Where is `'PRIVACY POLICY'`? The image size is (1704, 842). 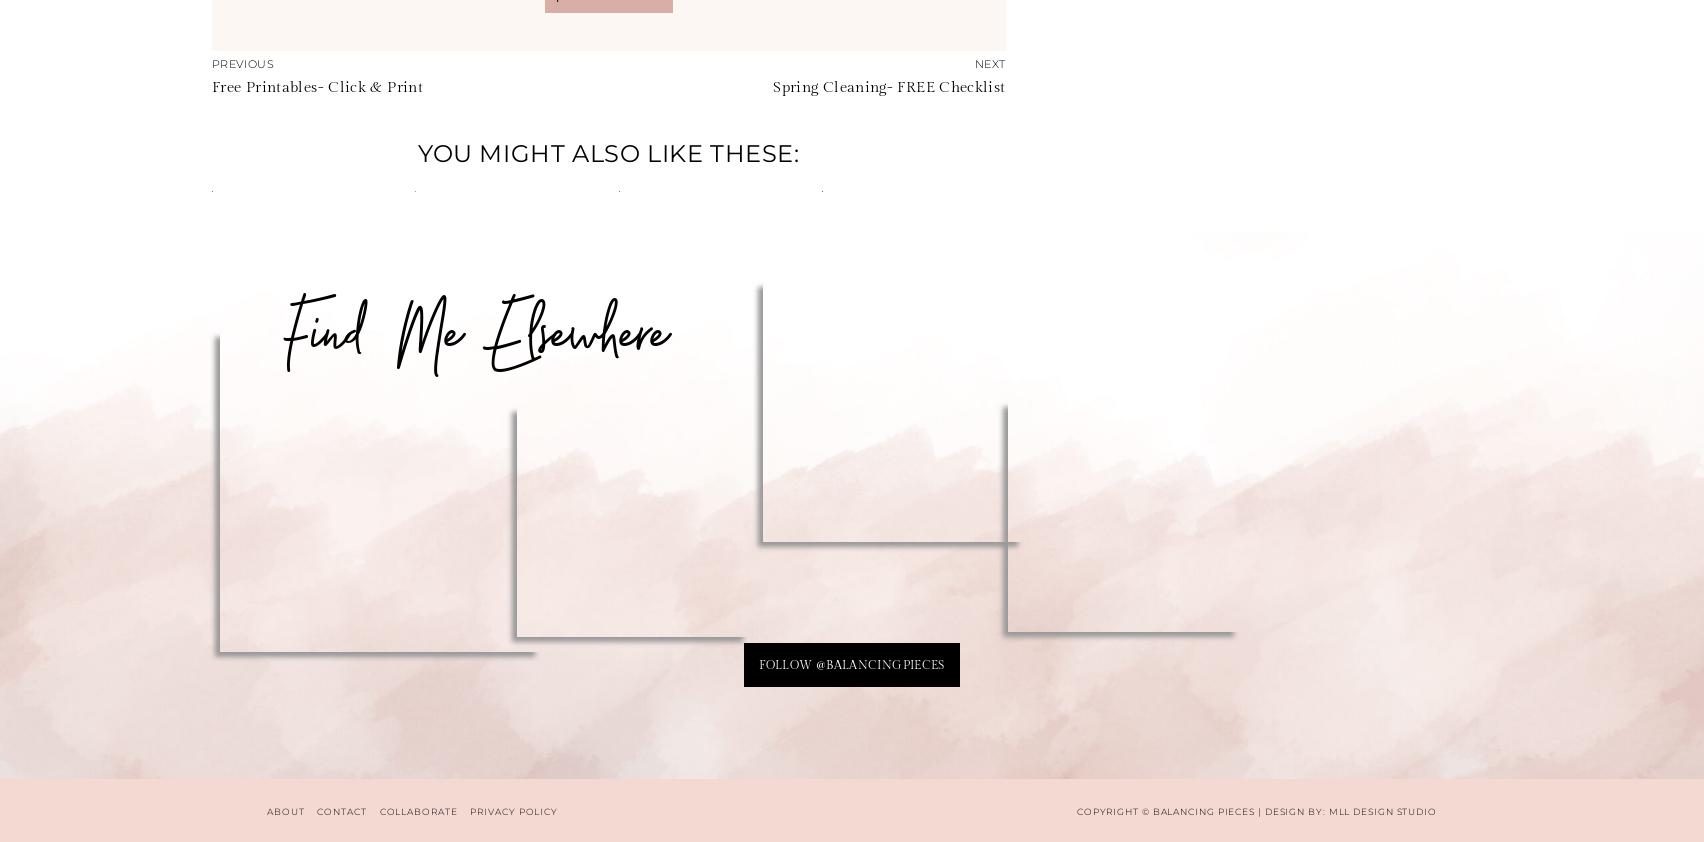 'PRIVACY POLICY' is located at coordinates (469, 810).